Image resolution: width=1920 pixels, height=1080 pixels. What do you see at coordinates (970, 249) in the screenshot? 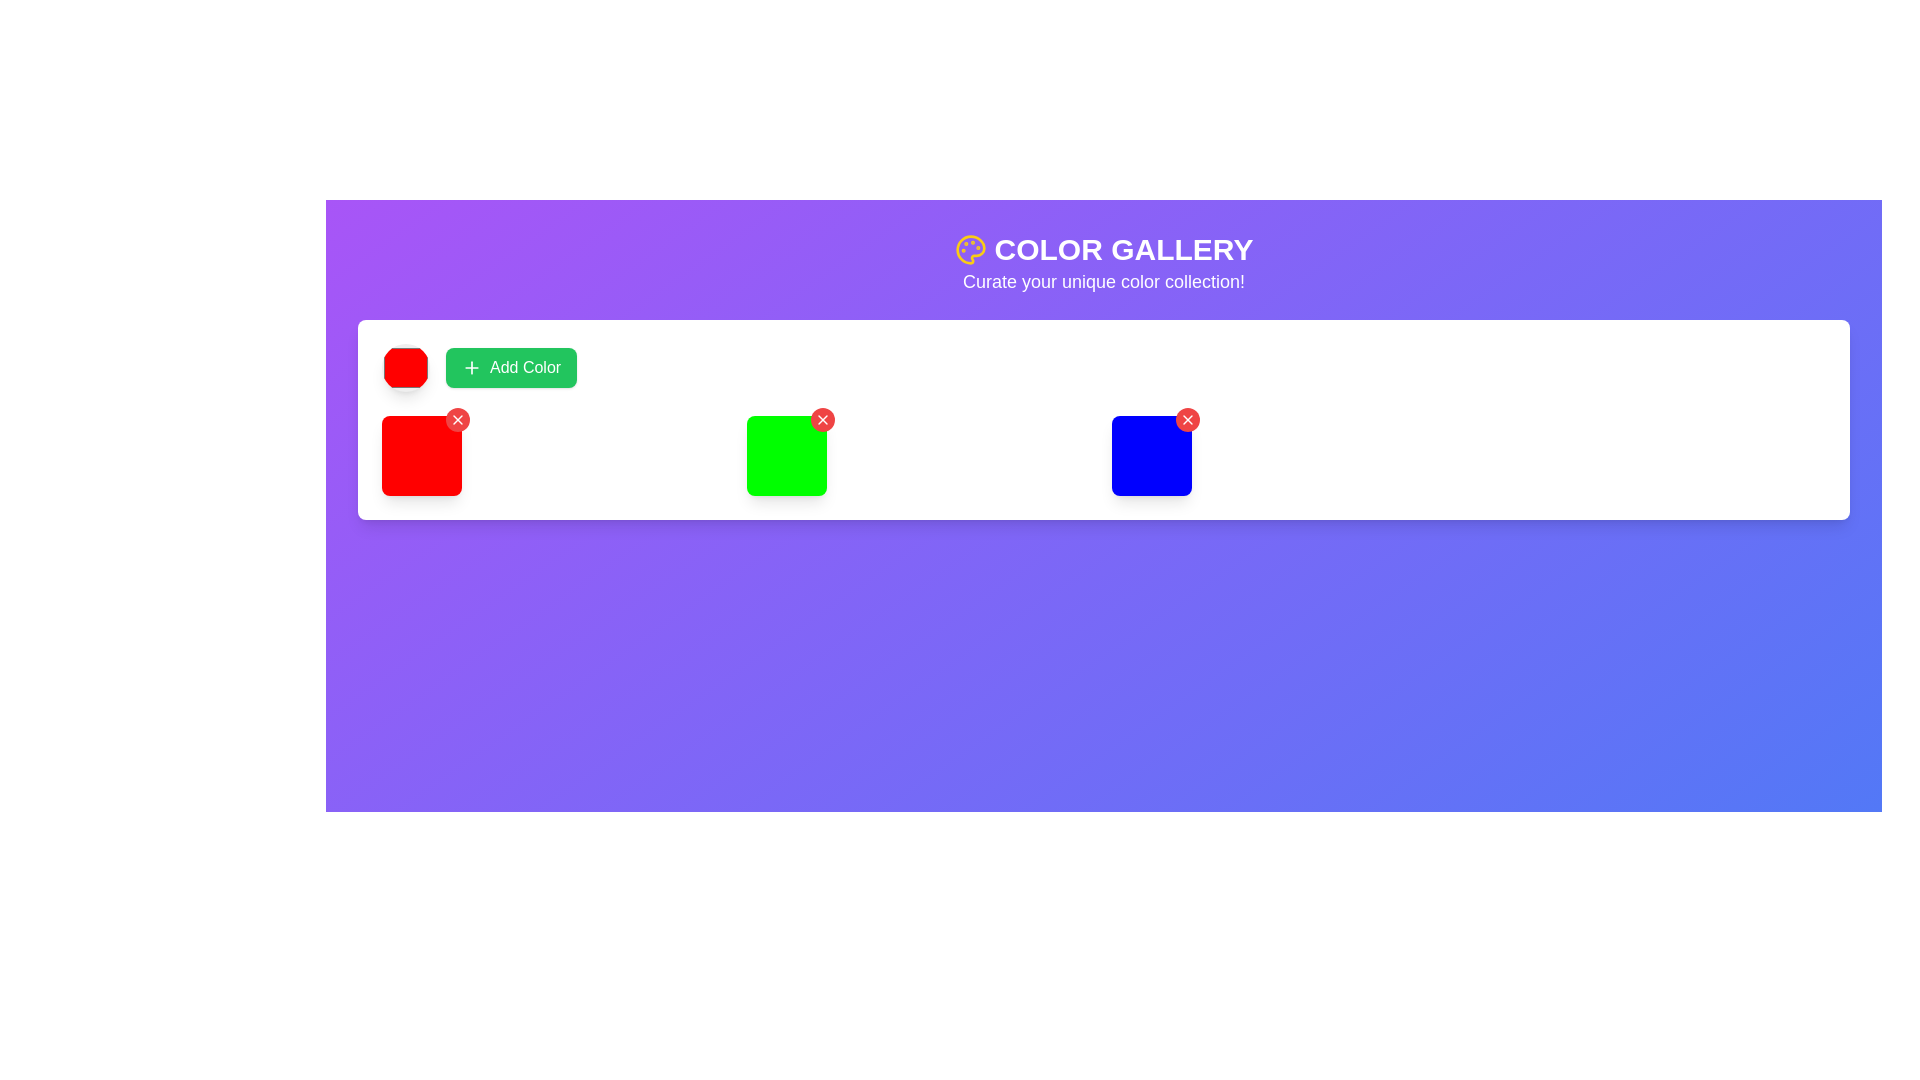
I see `the color gallery icon, which is centrally located within the interface and visually represents the color gallery theme` at bounding box center [970, 249].